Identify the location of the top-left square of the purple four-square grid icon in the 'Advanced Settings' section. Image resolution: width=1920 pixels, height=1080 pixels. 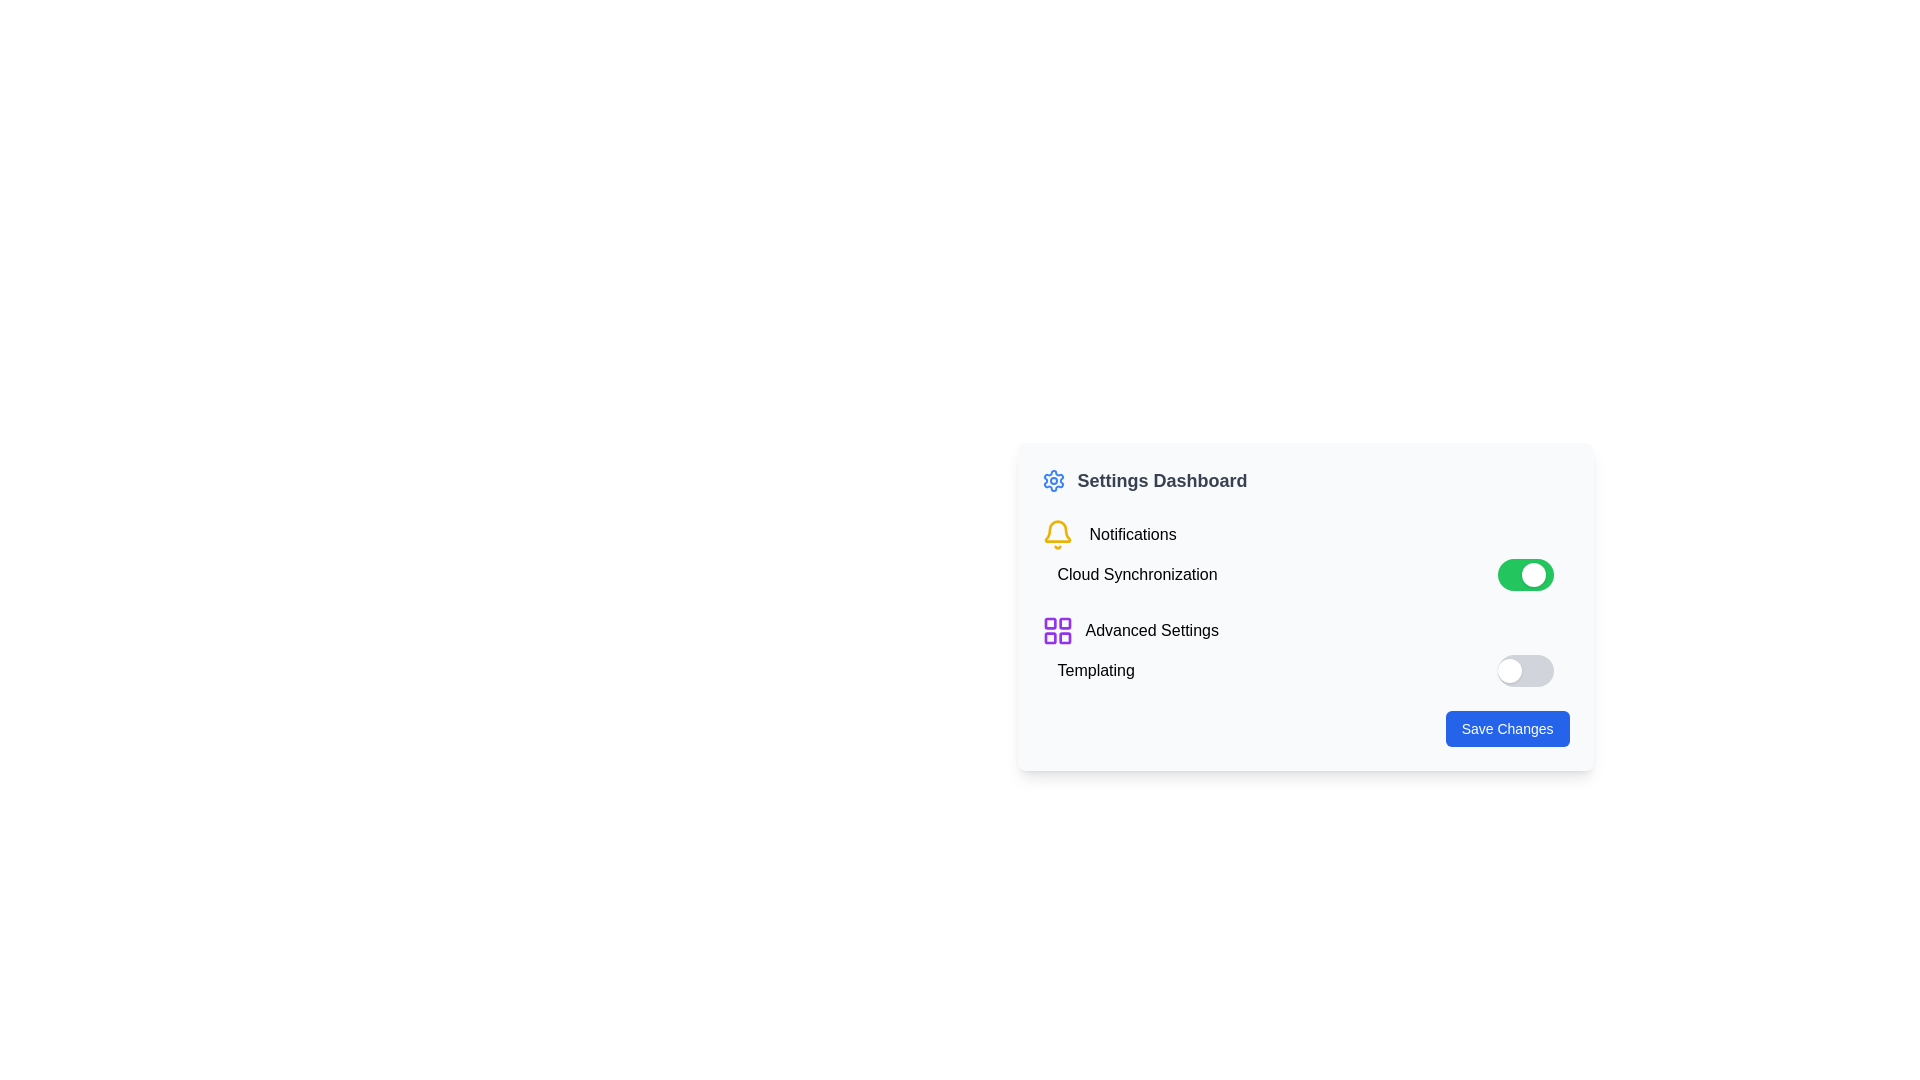
(1049, 622).